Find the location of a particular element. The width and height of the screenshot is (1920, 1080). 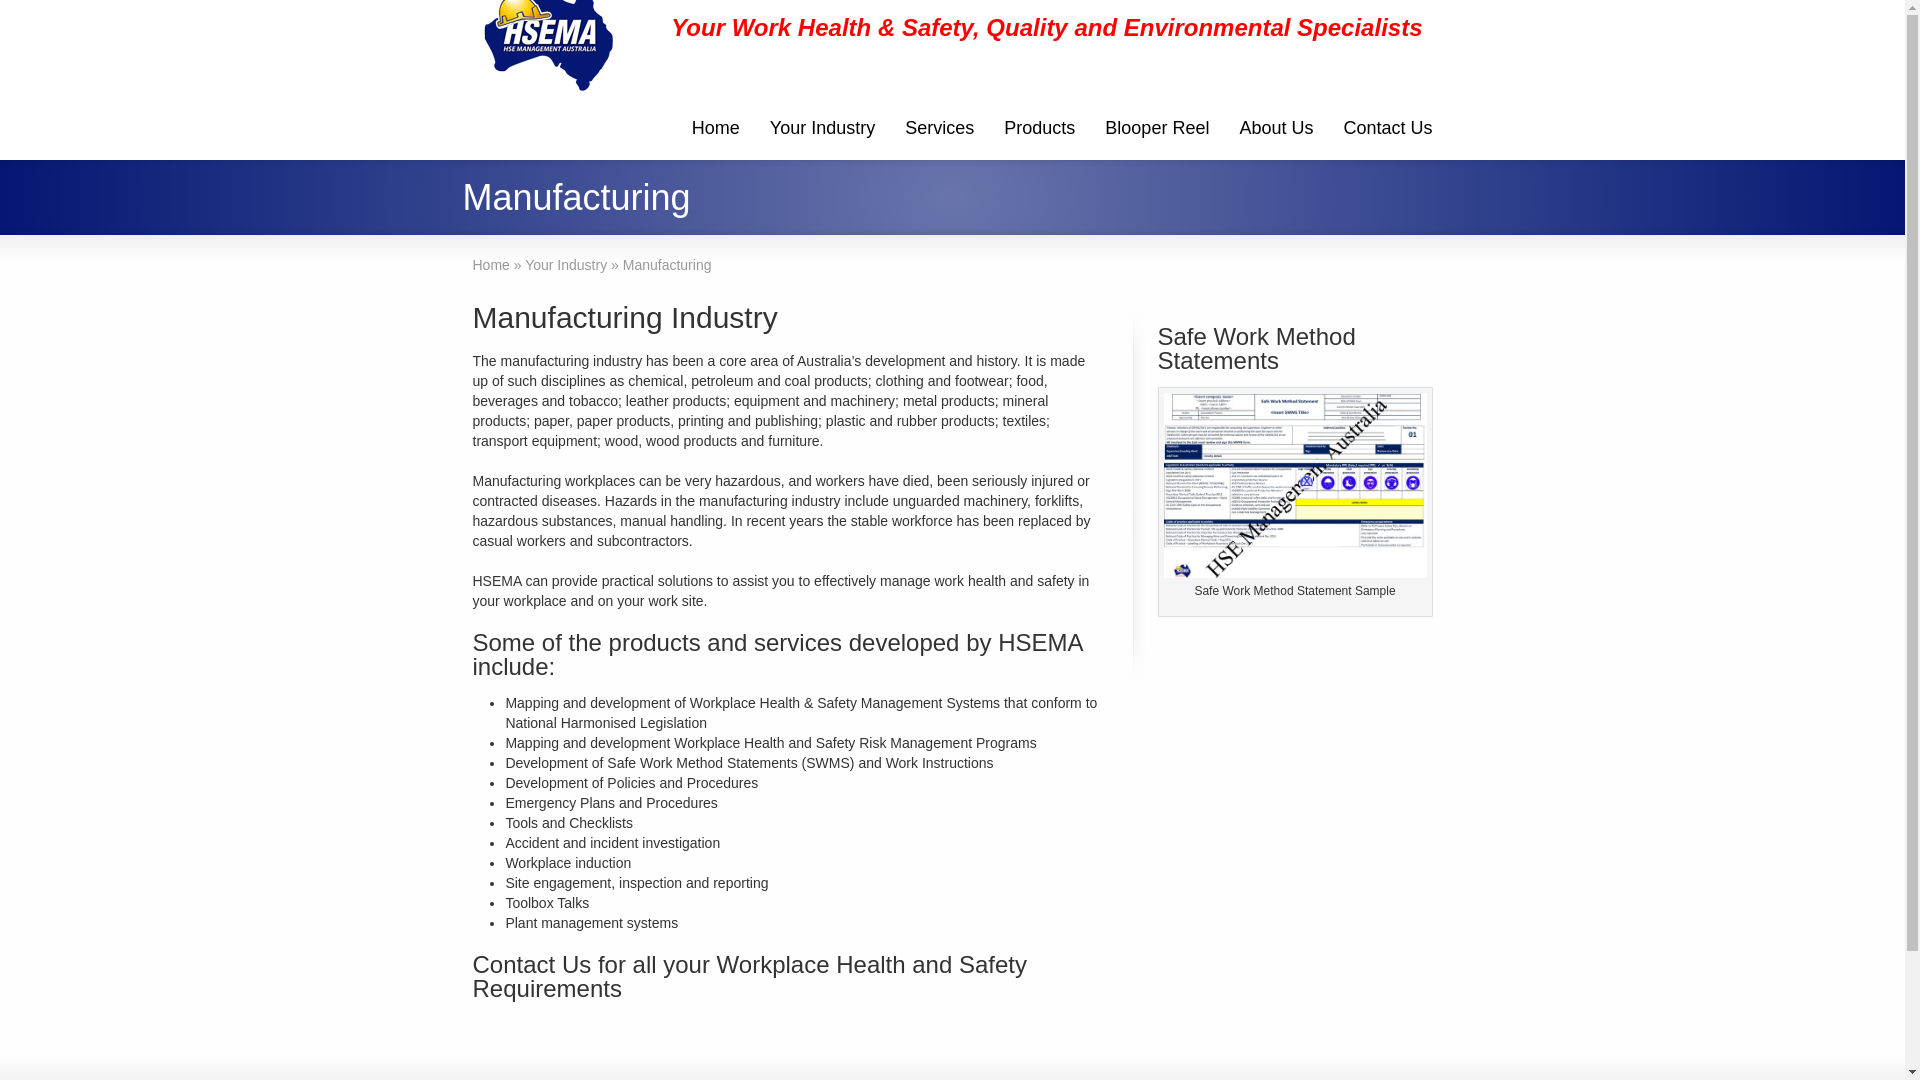

'Products' is located at coordinates (988, 130).